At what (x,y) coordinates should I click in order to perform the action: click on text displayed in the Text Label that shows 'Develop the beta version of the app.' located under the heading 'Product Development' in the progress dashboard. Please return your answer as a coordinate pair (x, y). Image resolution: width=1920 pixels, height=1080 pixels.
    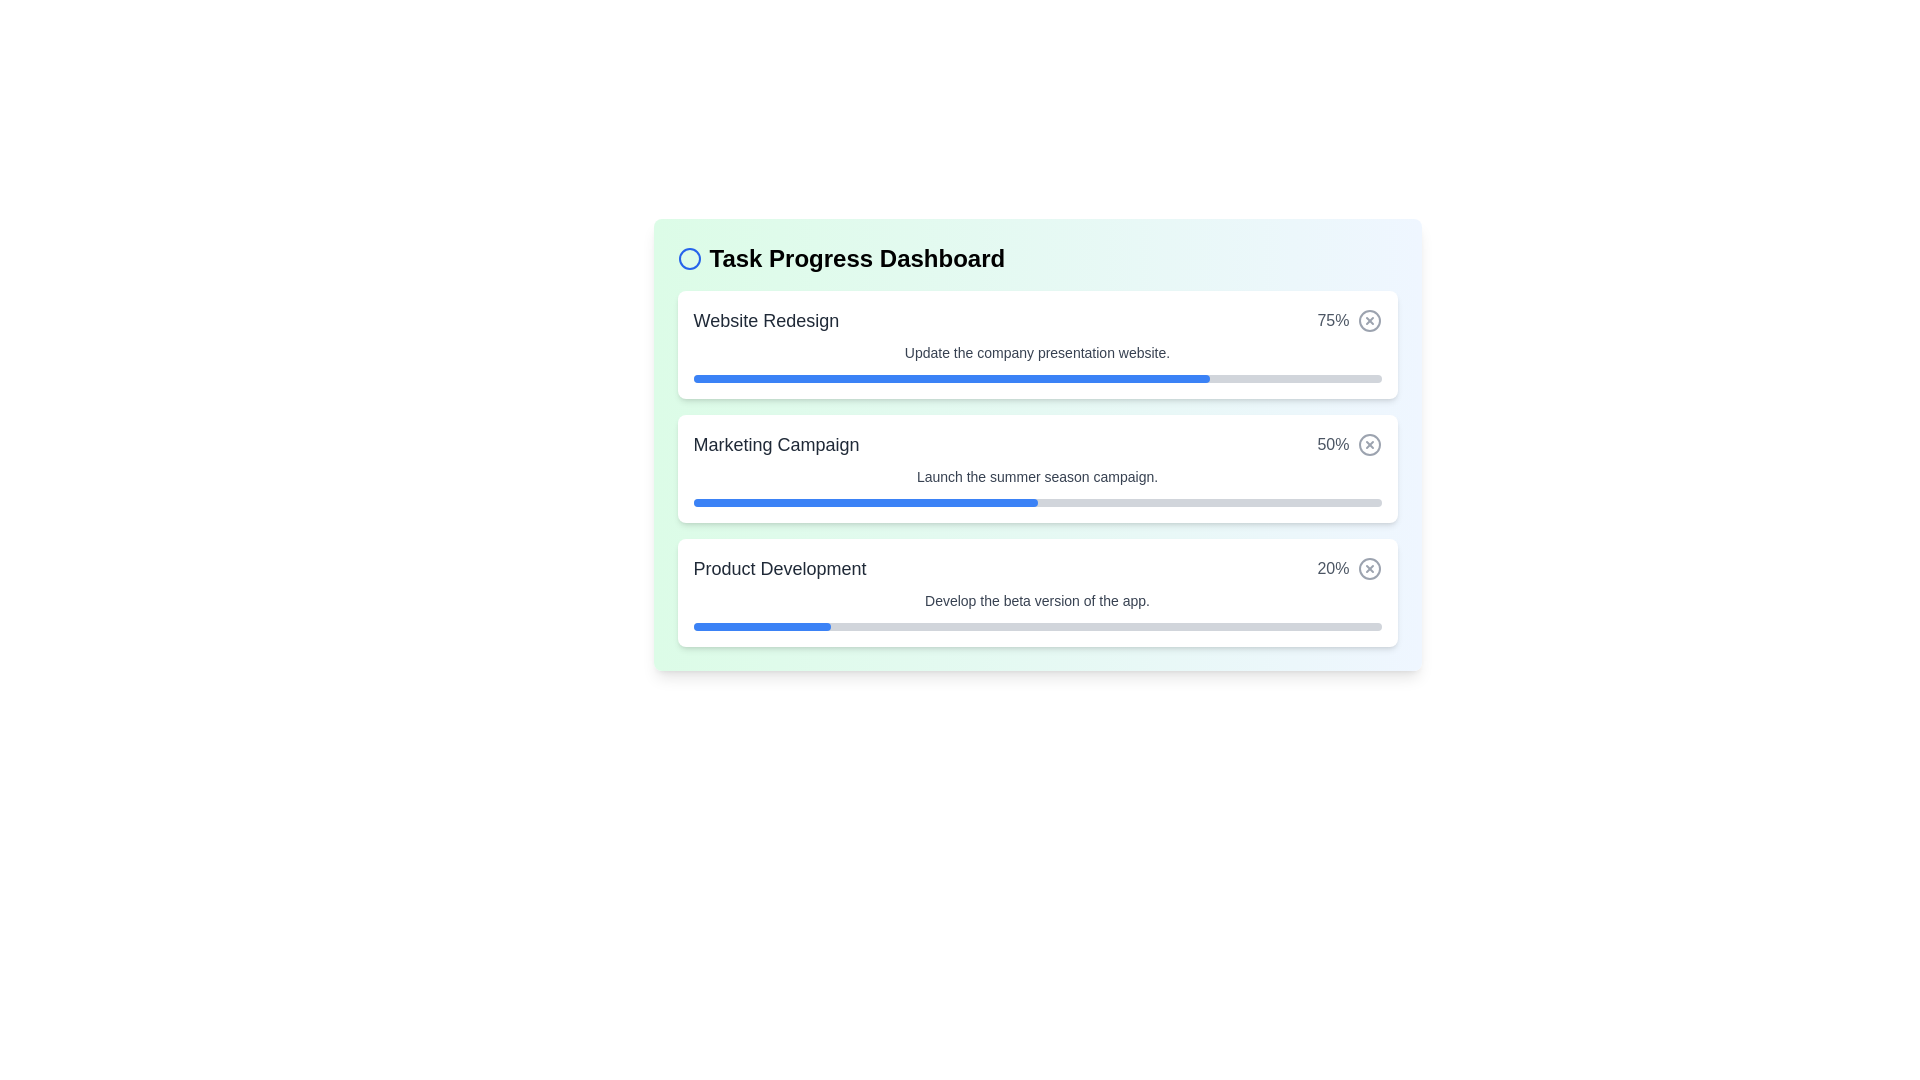
    Looking at the image, I should click on (1037, 600).